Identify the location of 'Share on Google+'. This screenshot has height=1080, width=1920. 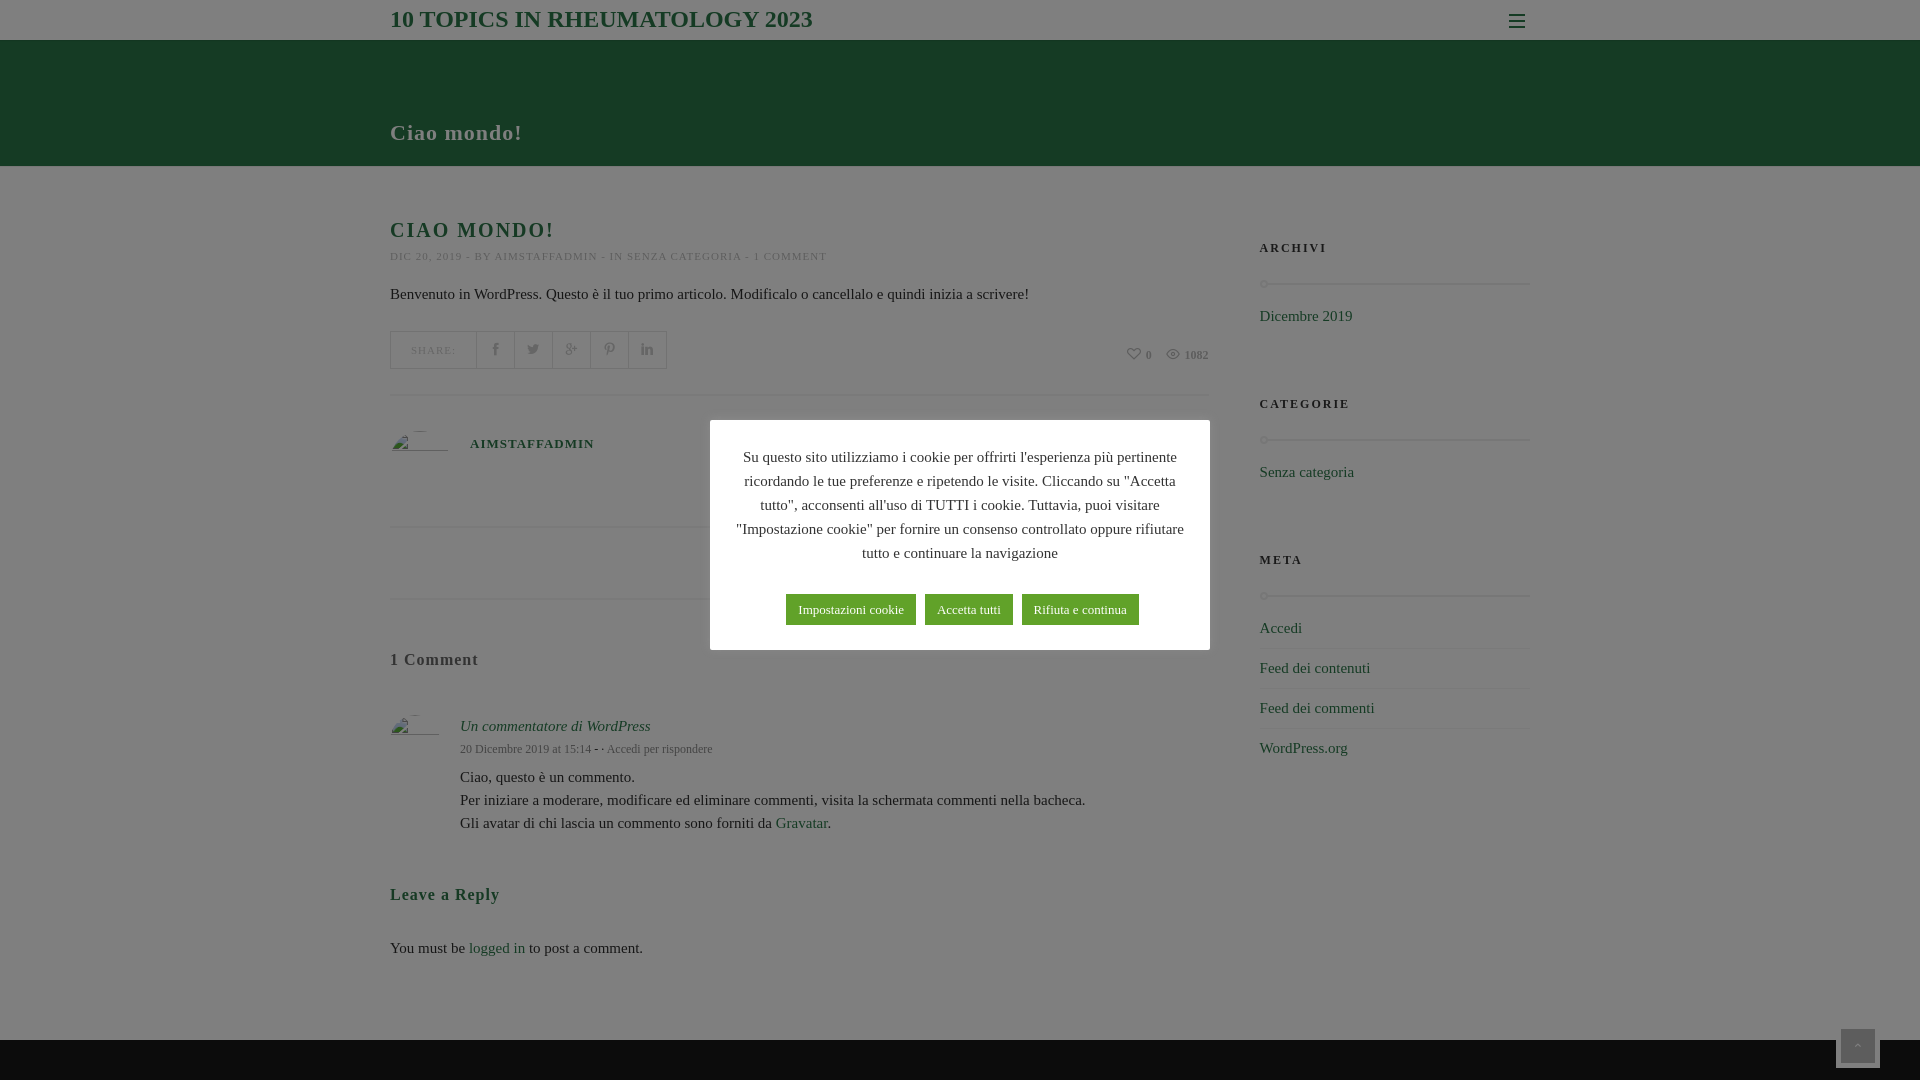
(570, 349).